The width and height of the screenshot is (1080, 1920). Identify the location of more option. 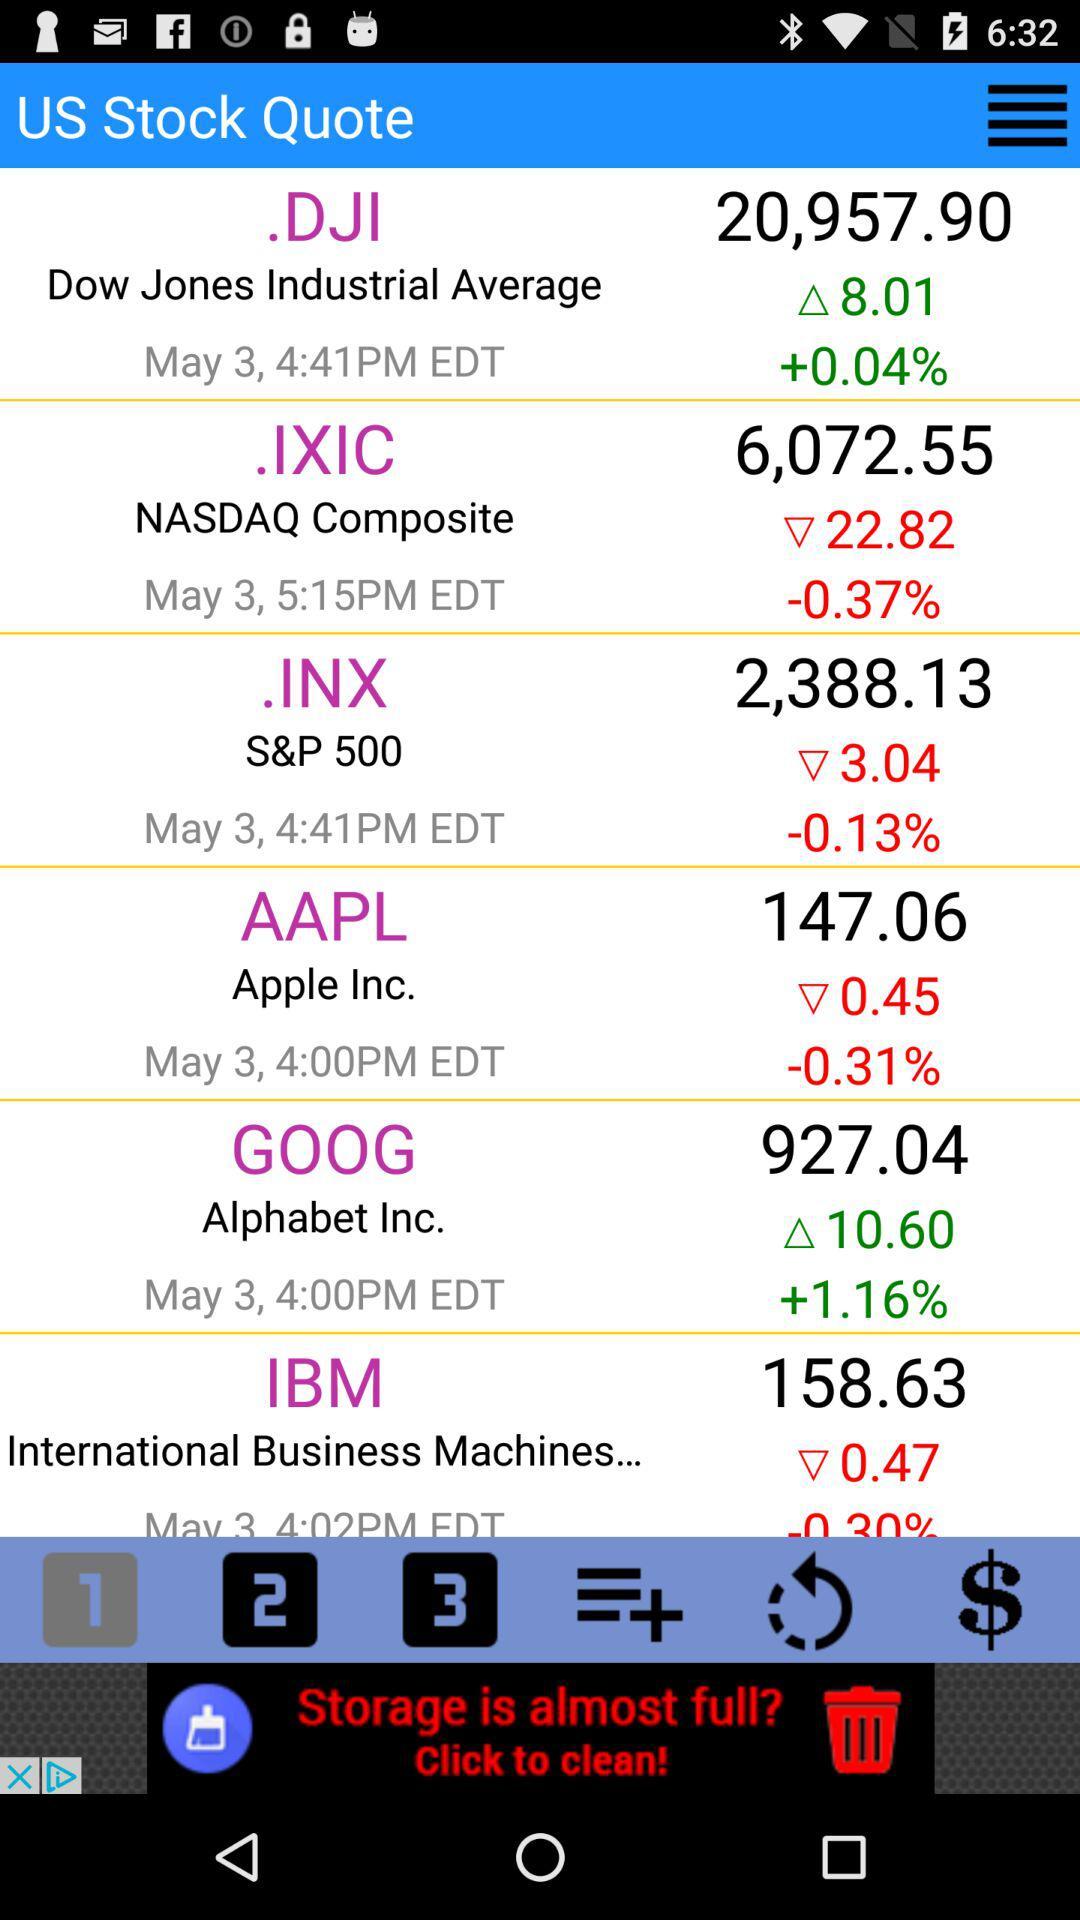
(1027, 114).